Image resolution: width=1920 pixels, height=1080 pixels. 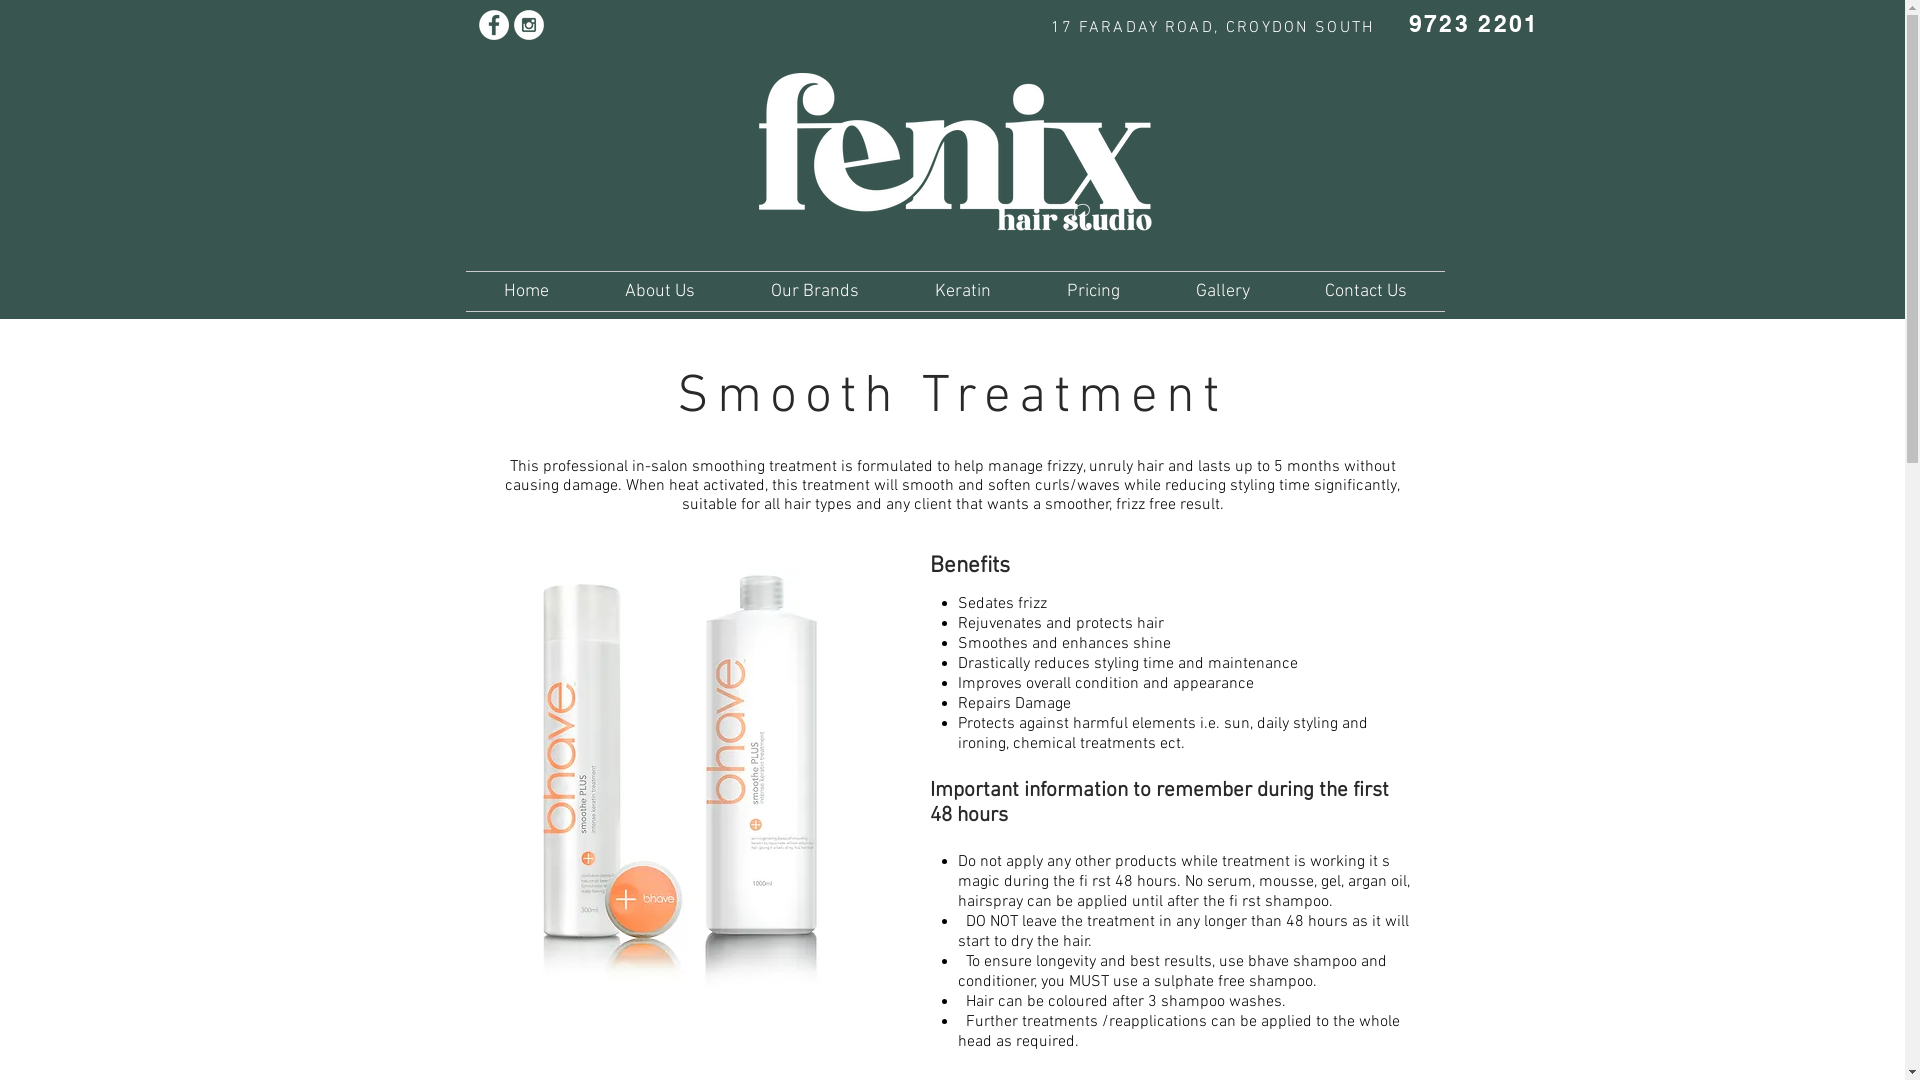 I want to click on 'Gallery', so click(x=1222, y=291).